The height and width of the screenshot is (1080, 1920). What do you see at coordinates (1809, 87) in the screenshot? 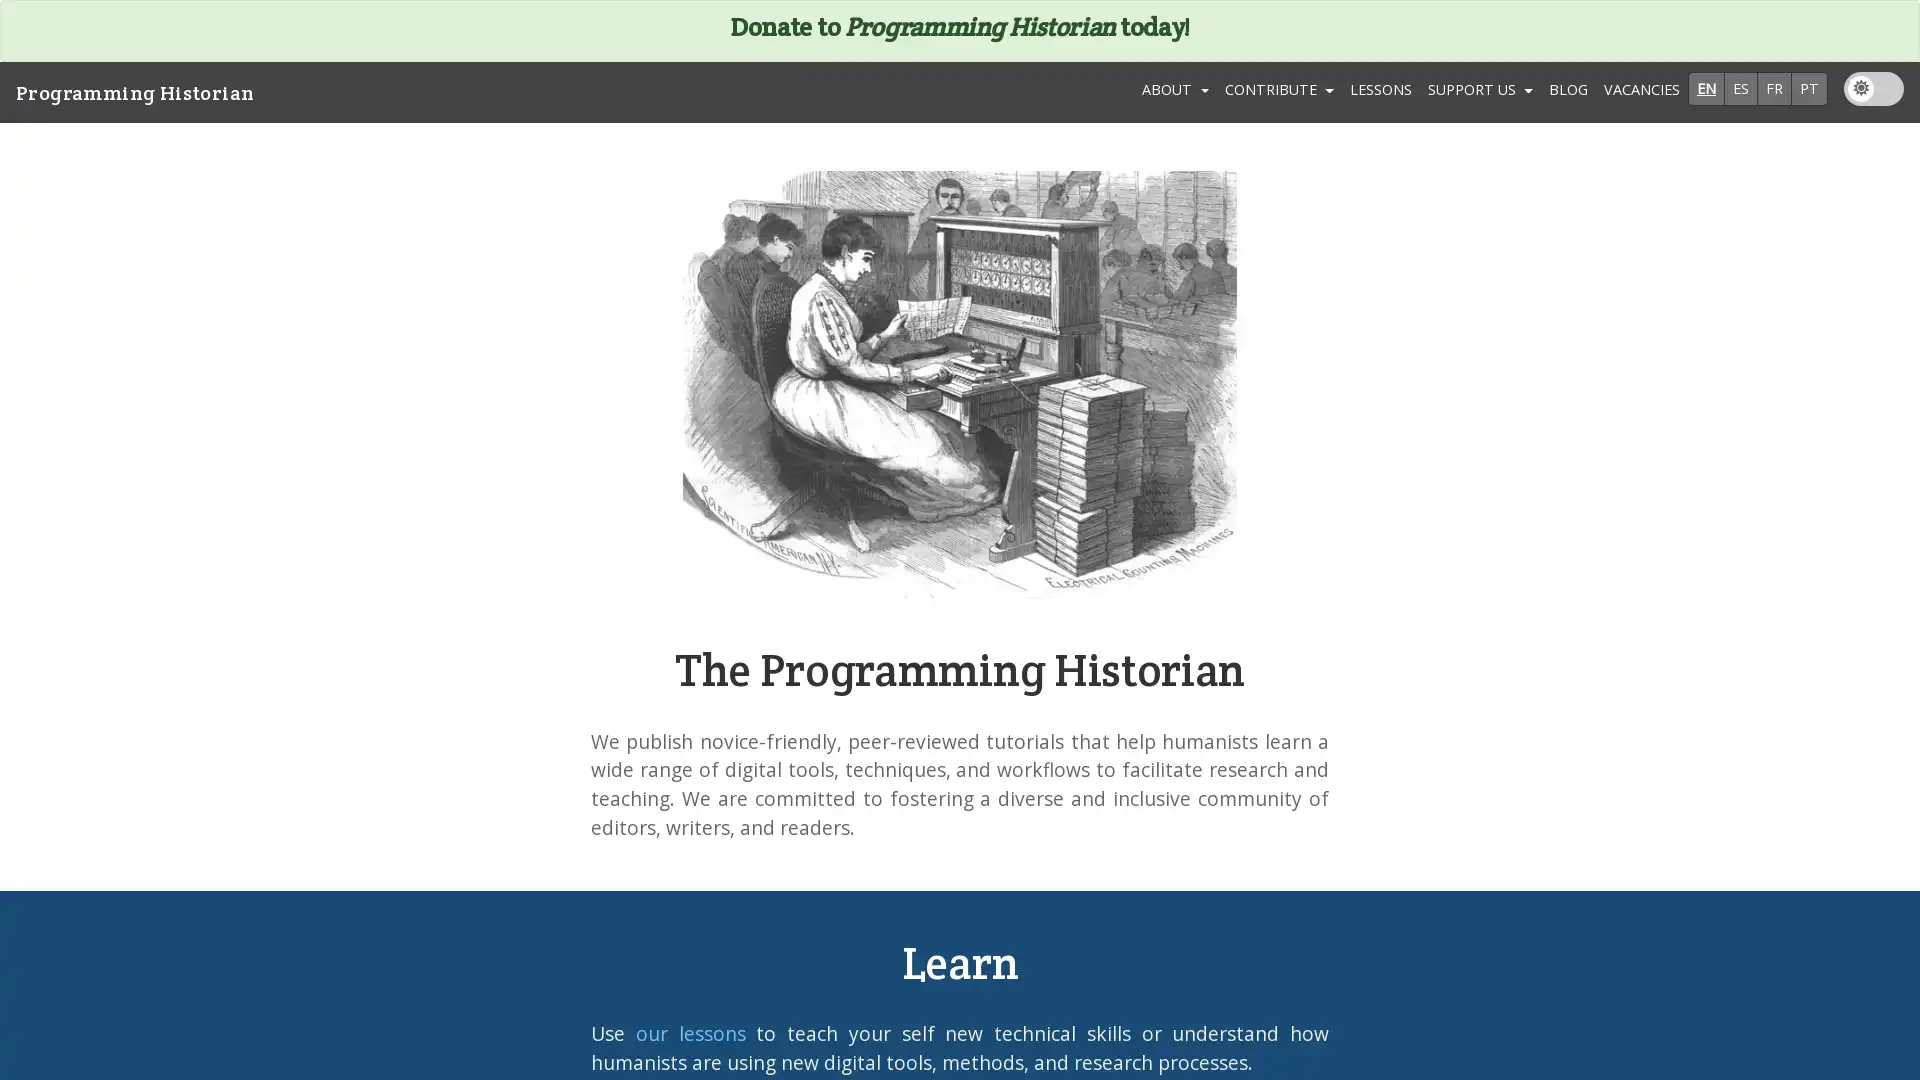
I see `PT` at bounding box center [1809, 87].